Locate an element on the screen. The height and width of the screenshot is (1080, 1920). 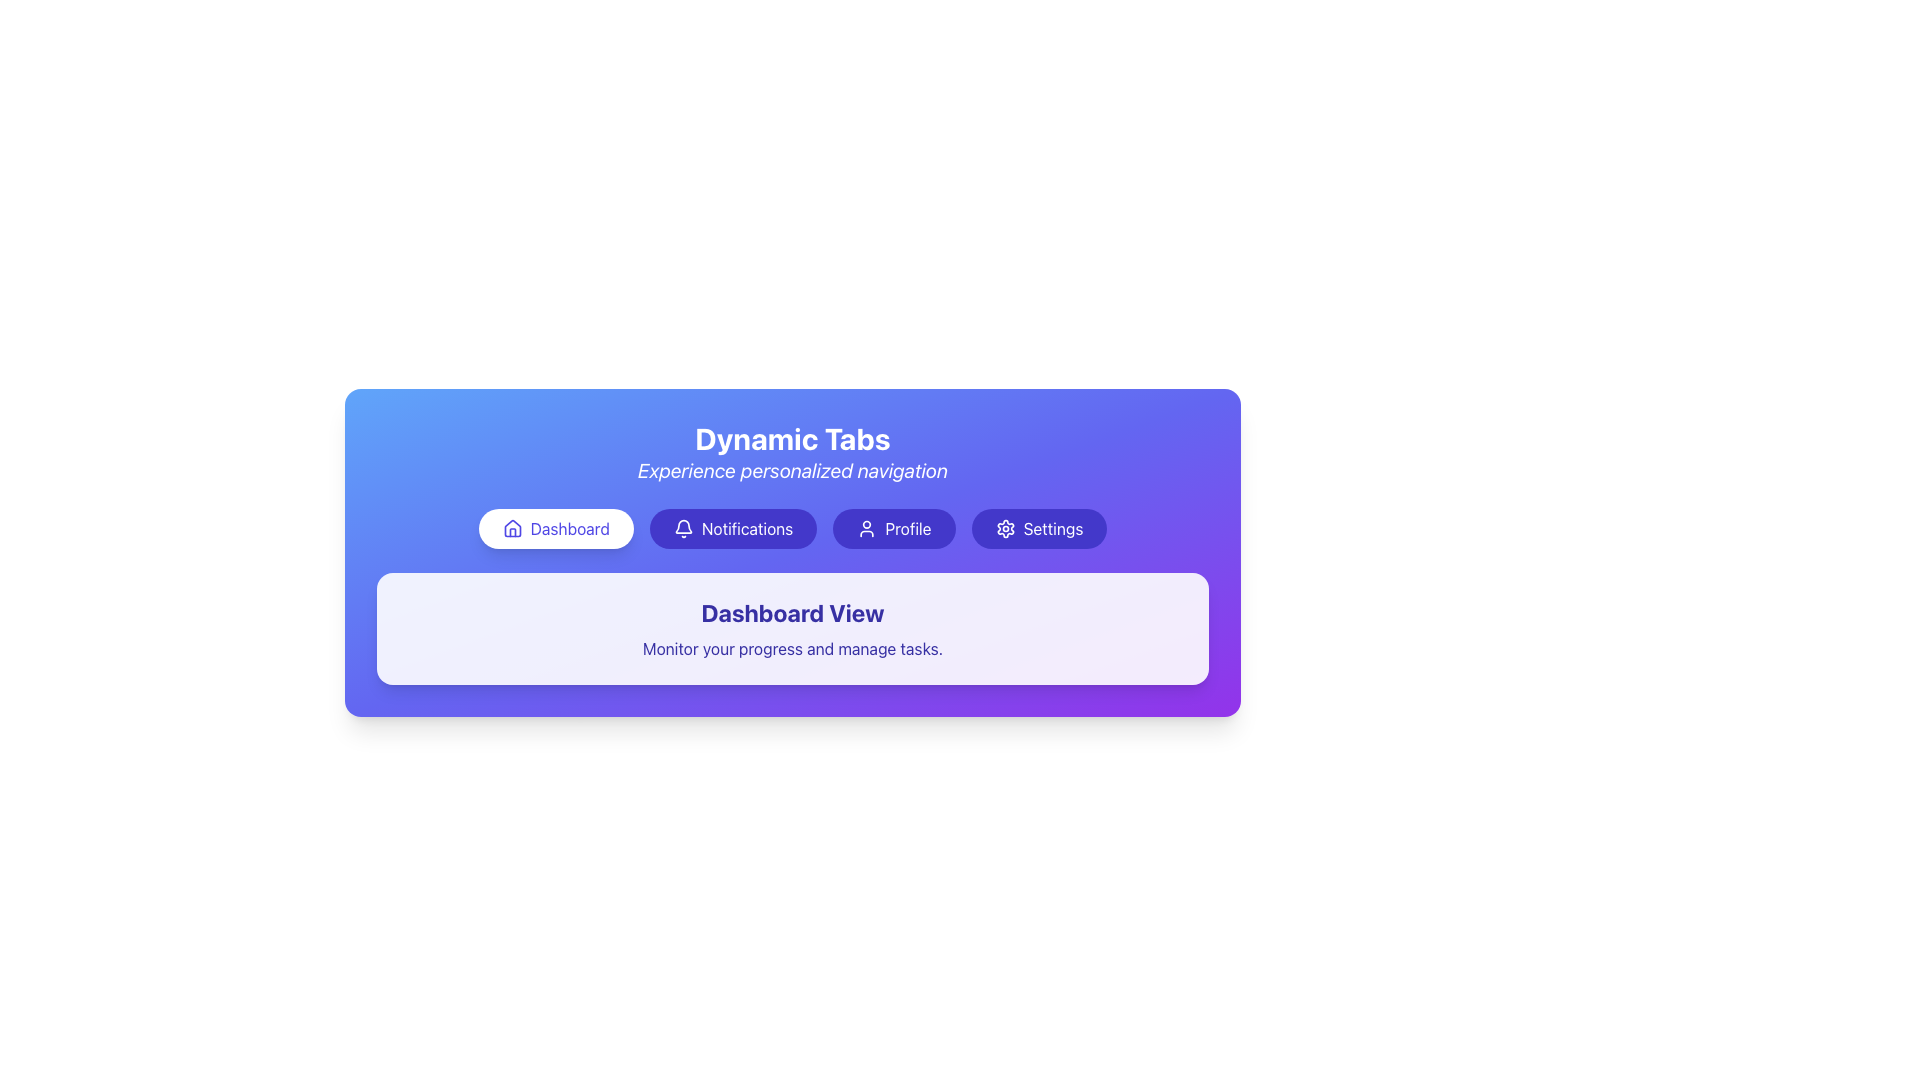
the notification bell icon located within the 'Notifications' button, which has a dark blue background and rounded corners is located at coordinates (683, 527).